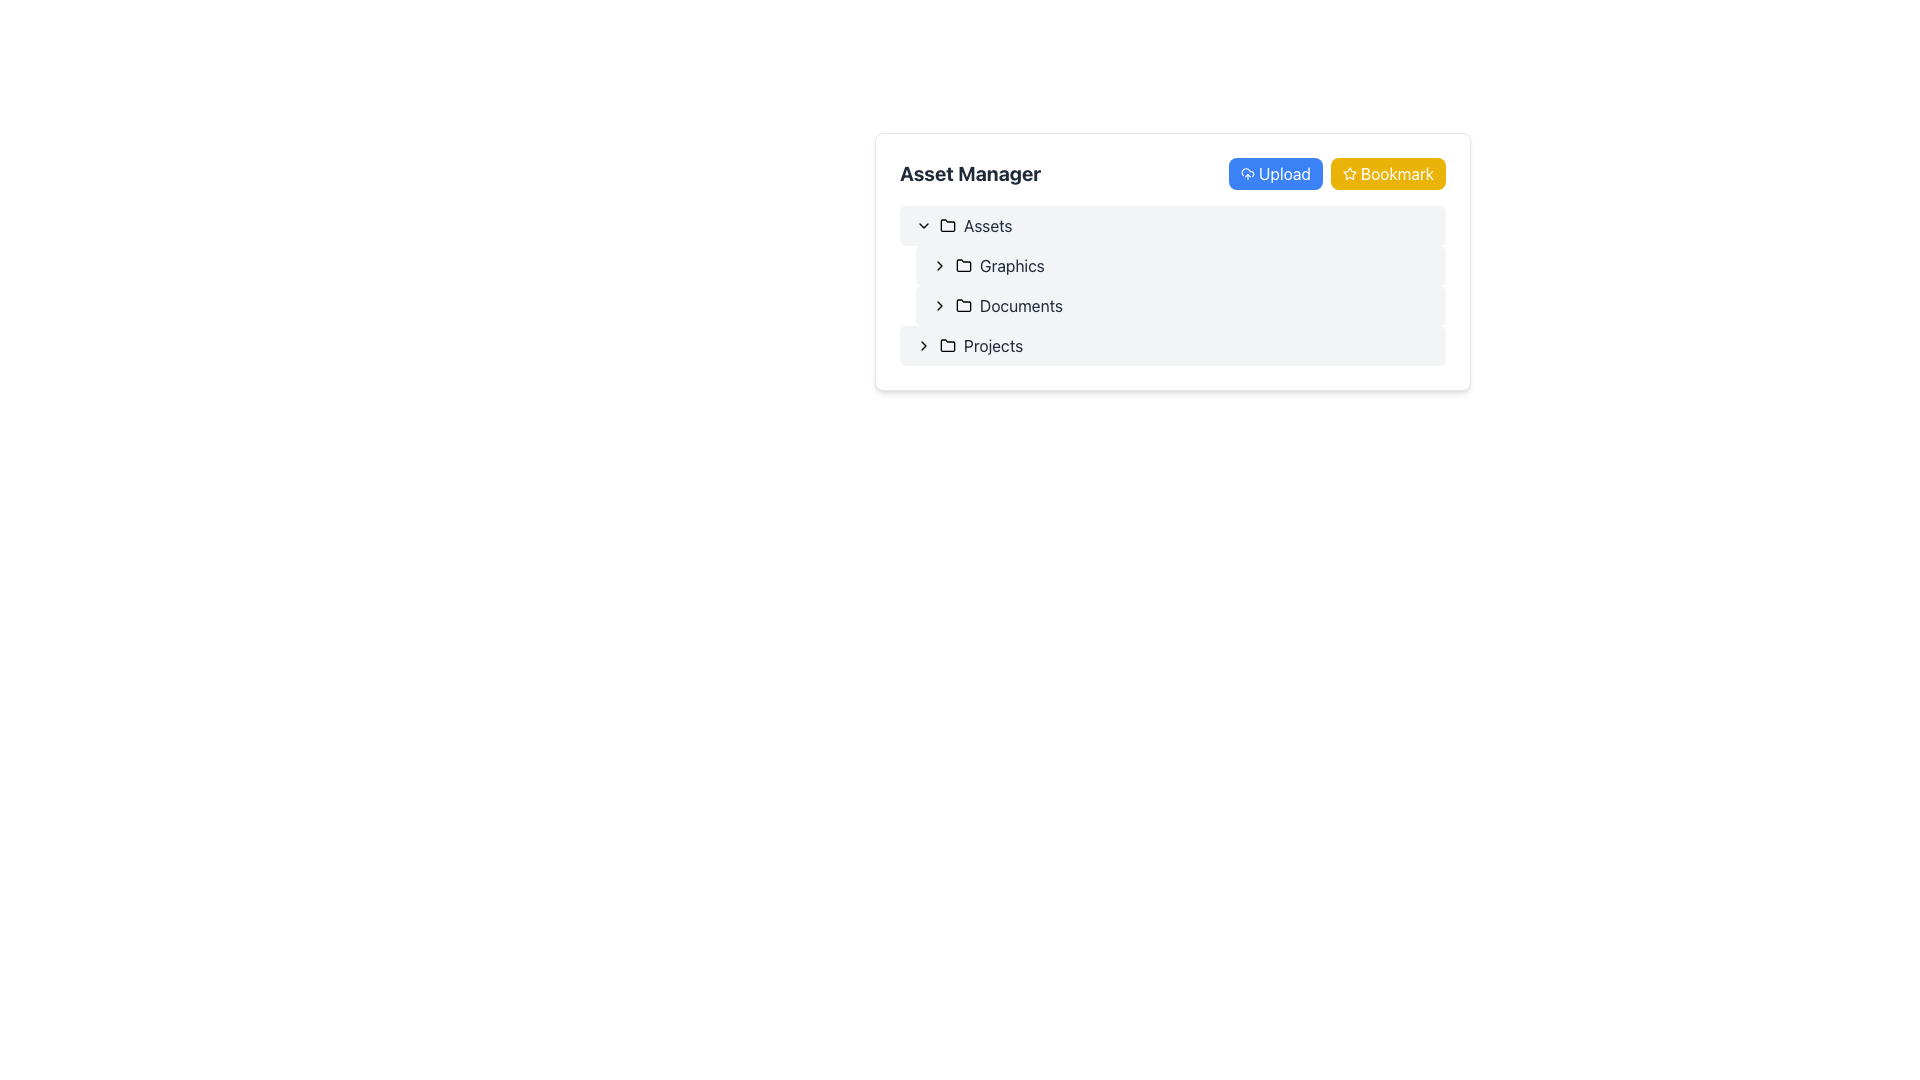 Image resolution: width=1920 pixels, height=1080 pixels. What do you see at coordinates (988, 225) in the screenshot?
I see `text label 'Assets' located in the navigation menu beside a folder icon, positioned above submenus such as 'Graphics', 'Documents', and 'Projects'` at bounding box center [988, 225].